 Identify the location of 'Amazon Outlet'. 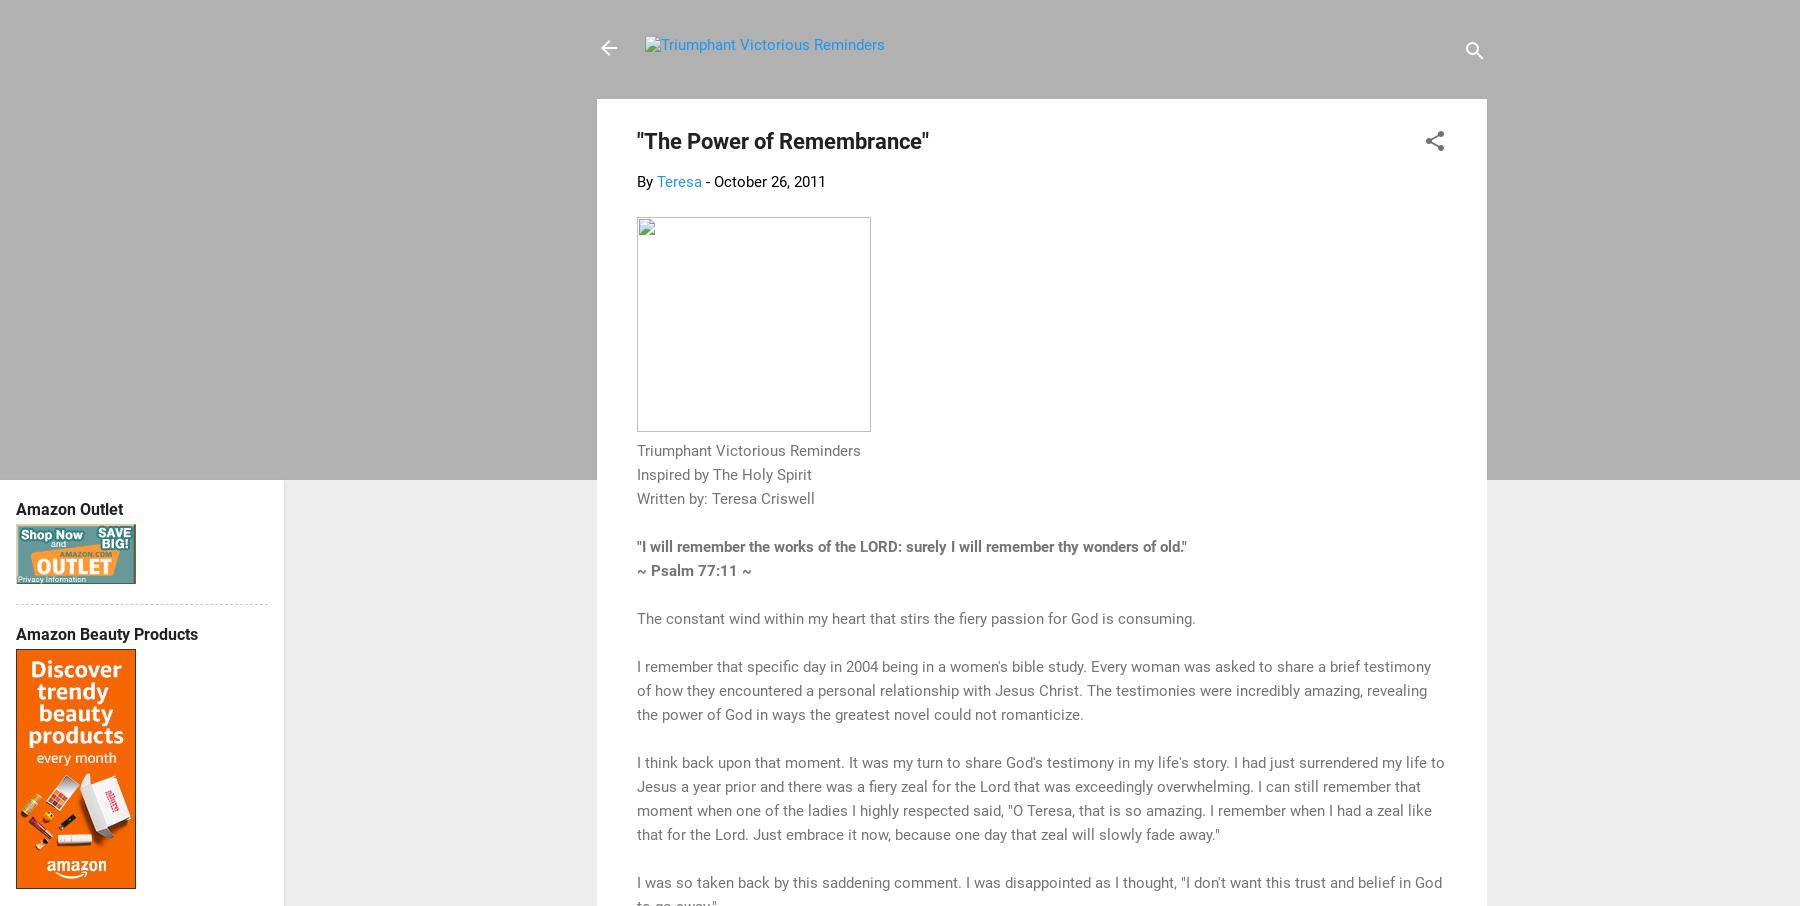
(68, 509).